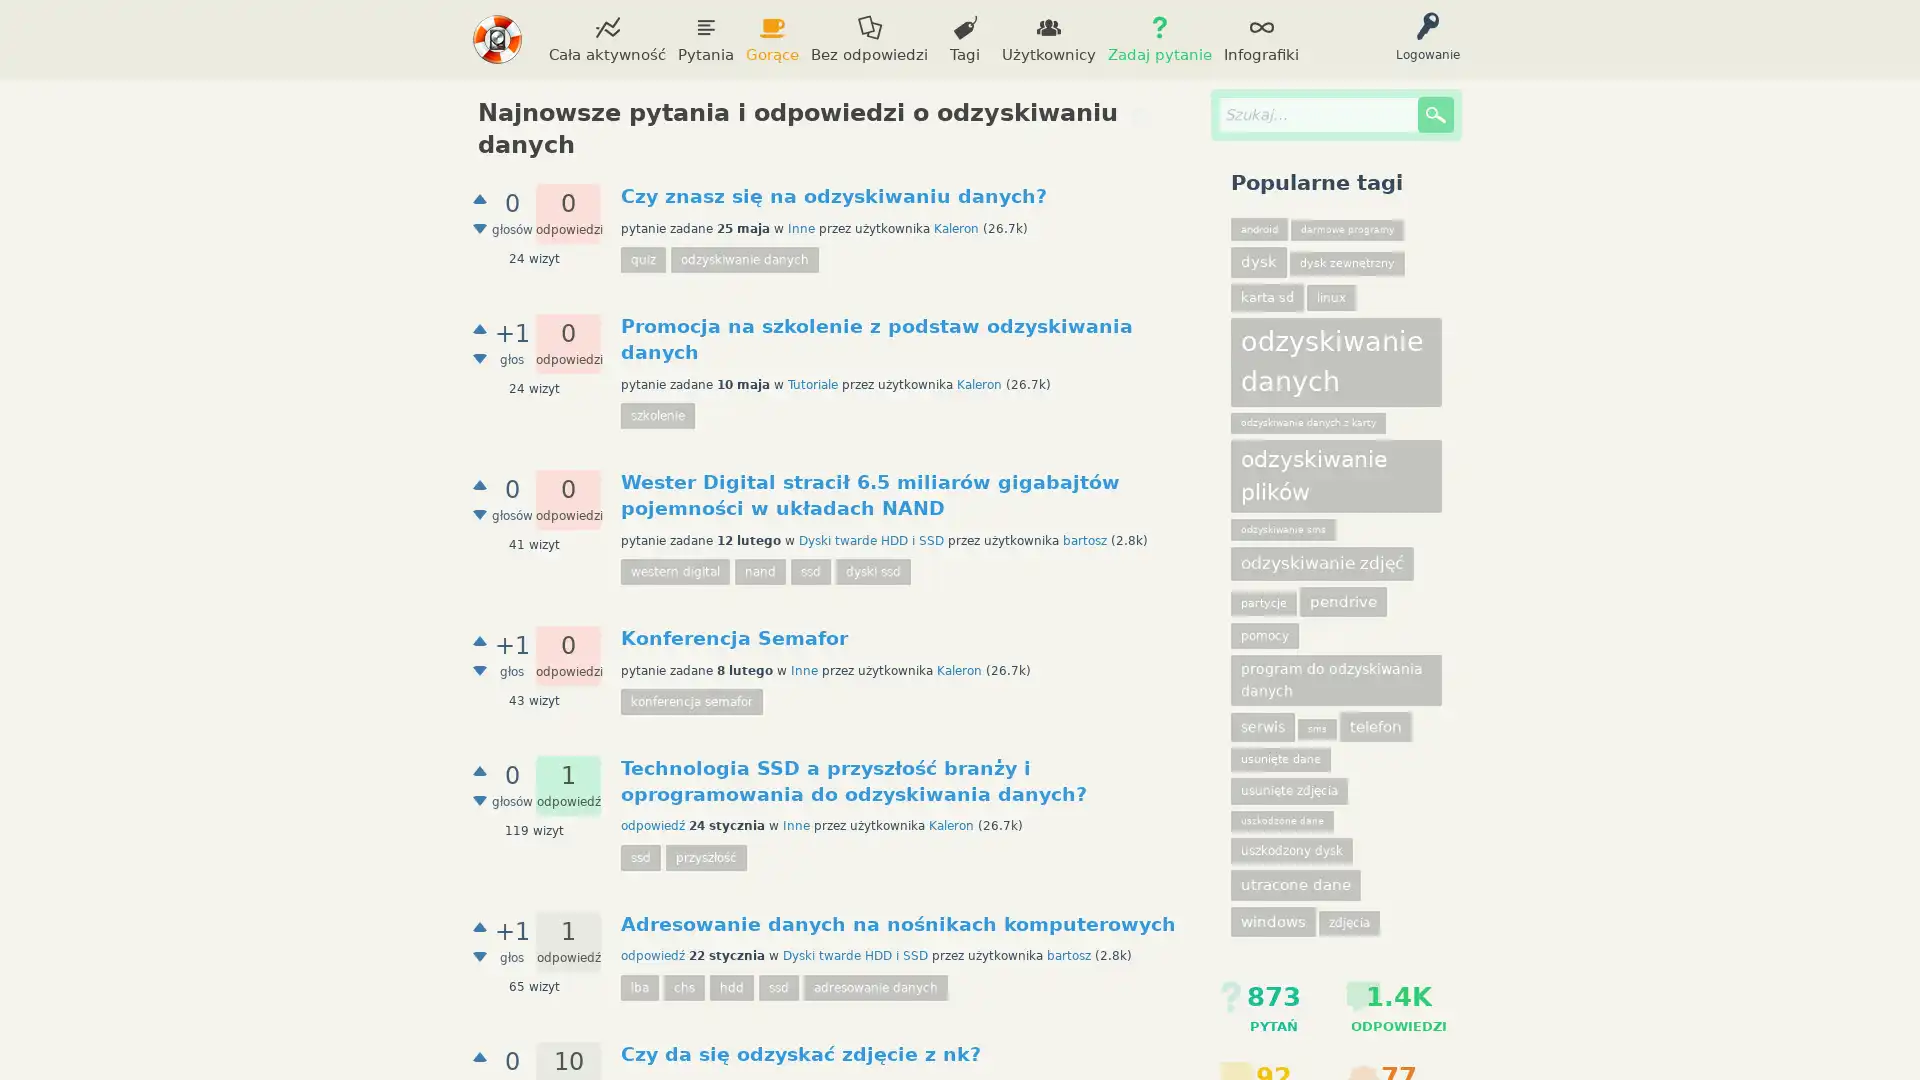  I want to click on +, so click(480, 640).